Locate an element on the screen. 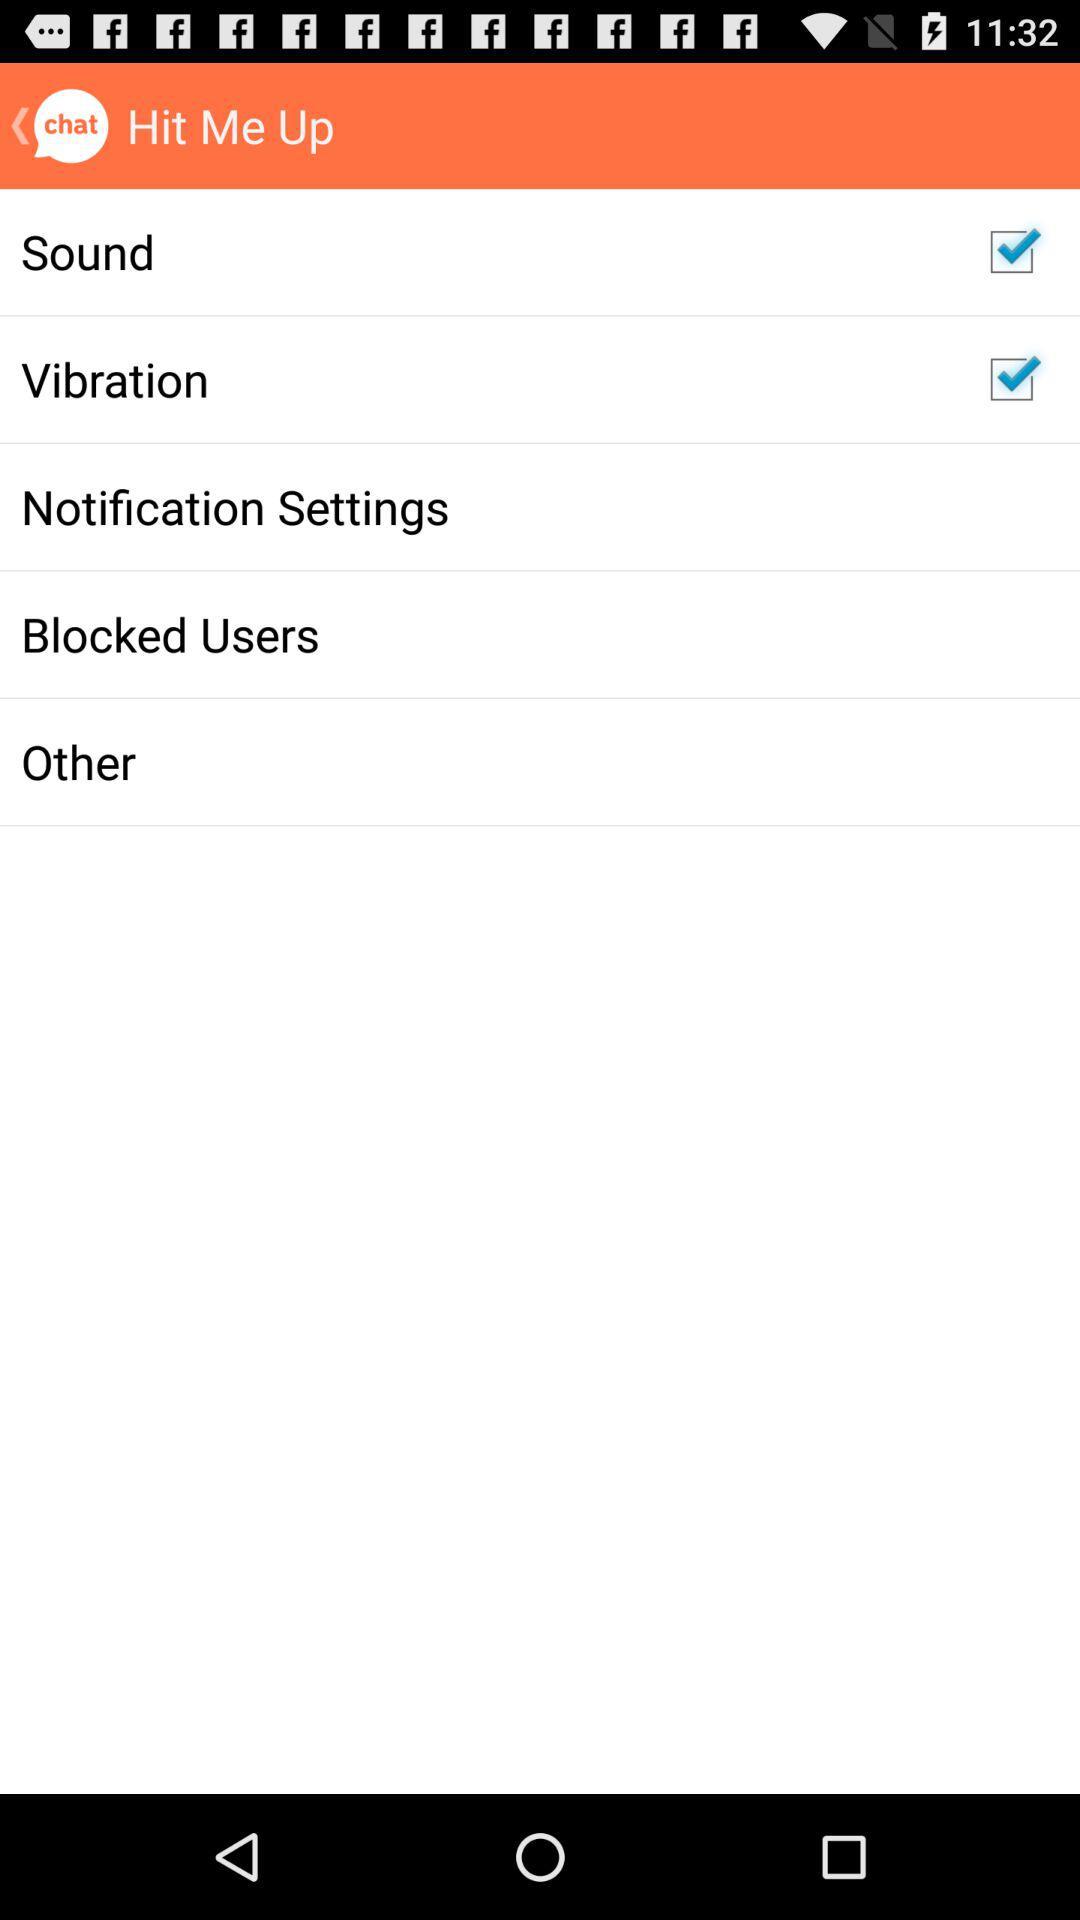 The width and height of the screenshot is (1080, 1920). the app above blocked users icon is located at coordinates (484, 506).